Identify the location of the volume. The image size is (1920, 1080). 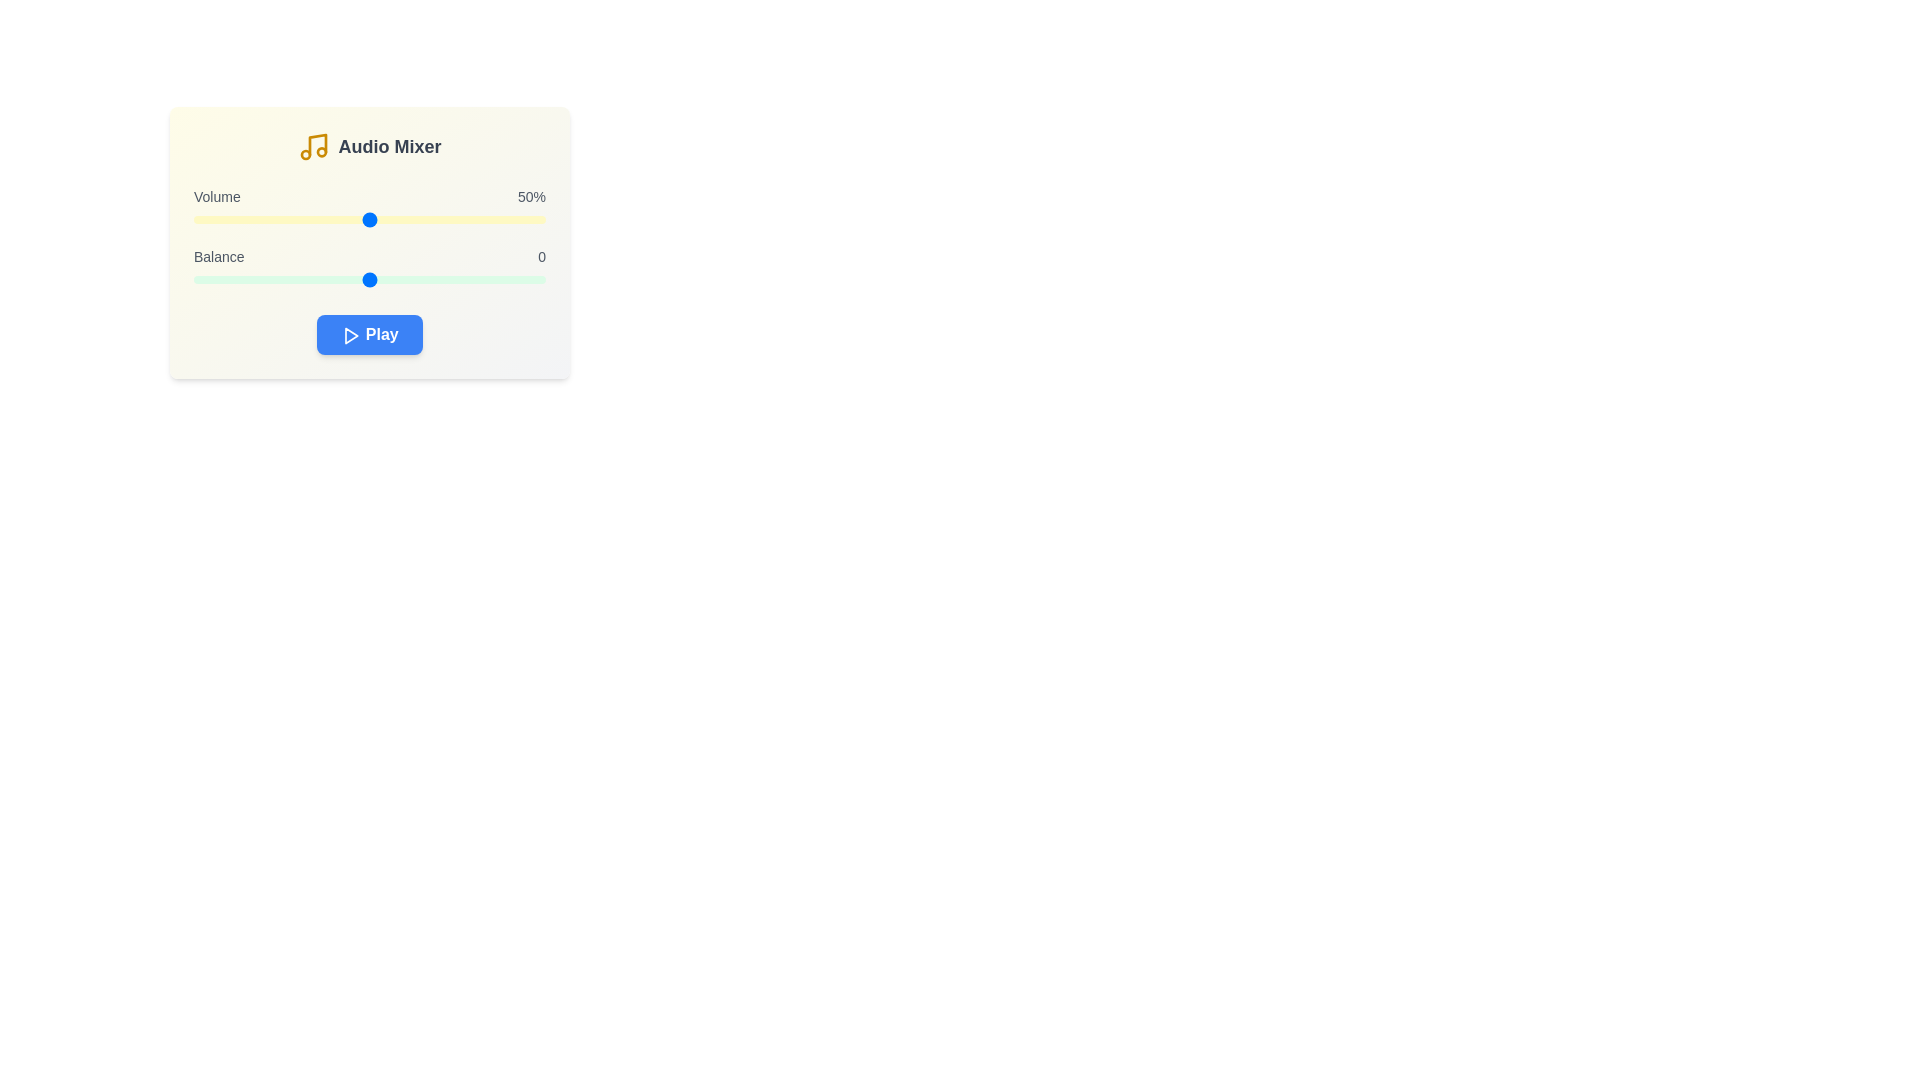
(531, 219).